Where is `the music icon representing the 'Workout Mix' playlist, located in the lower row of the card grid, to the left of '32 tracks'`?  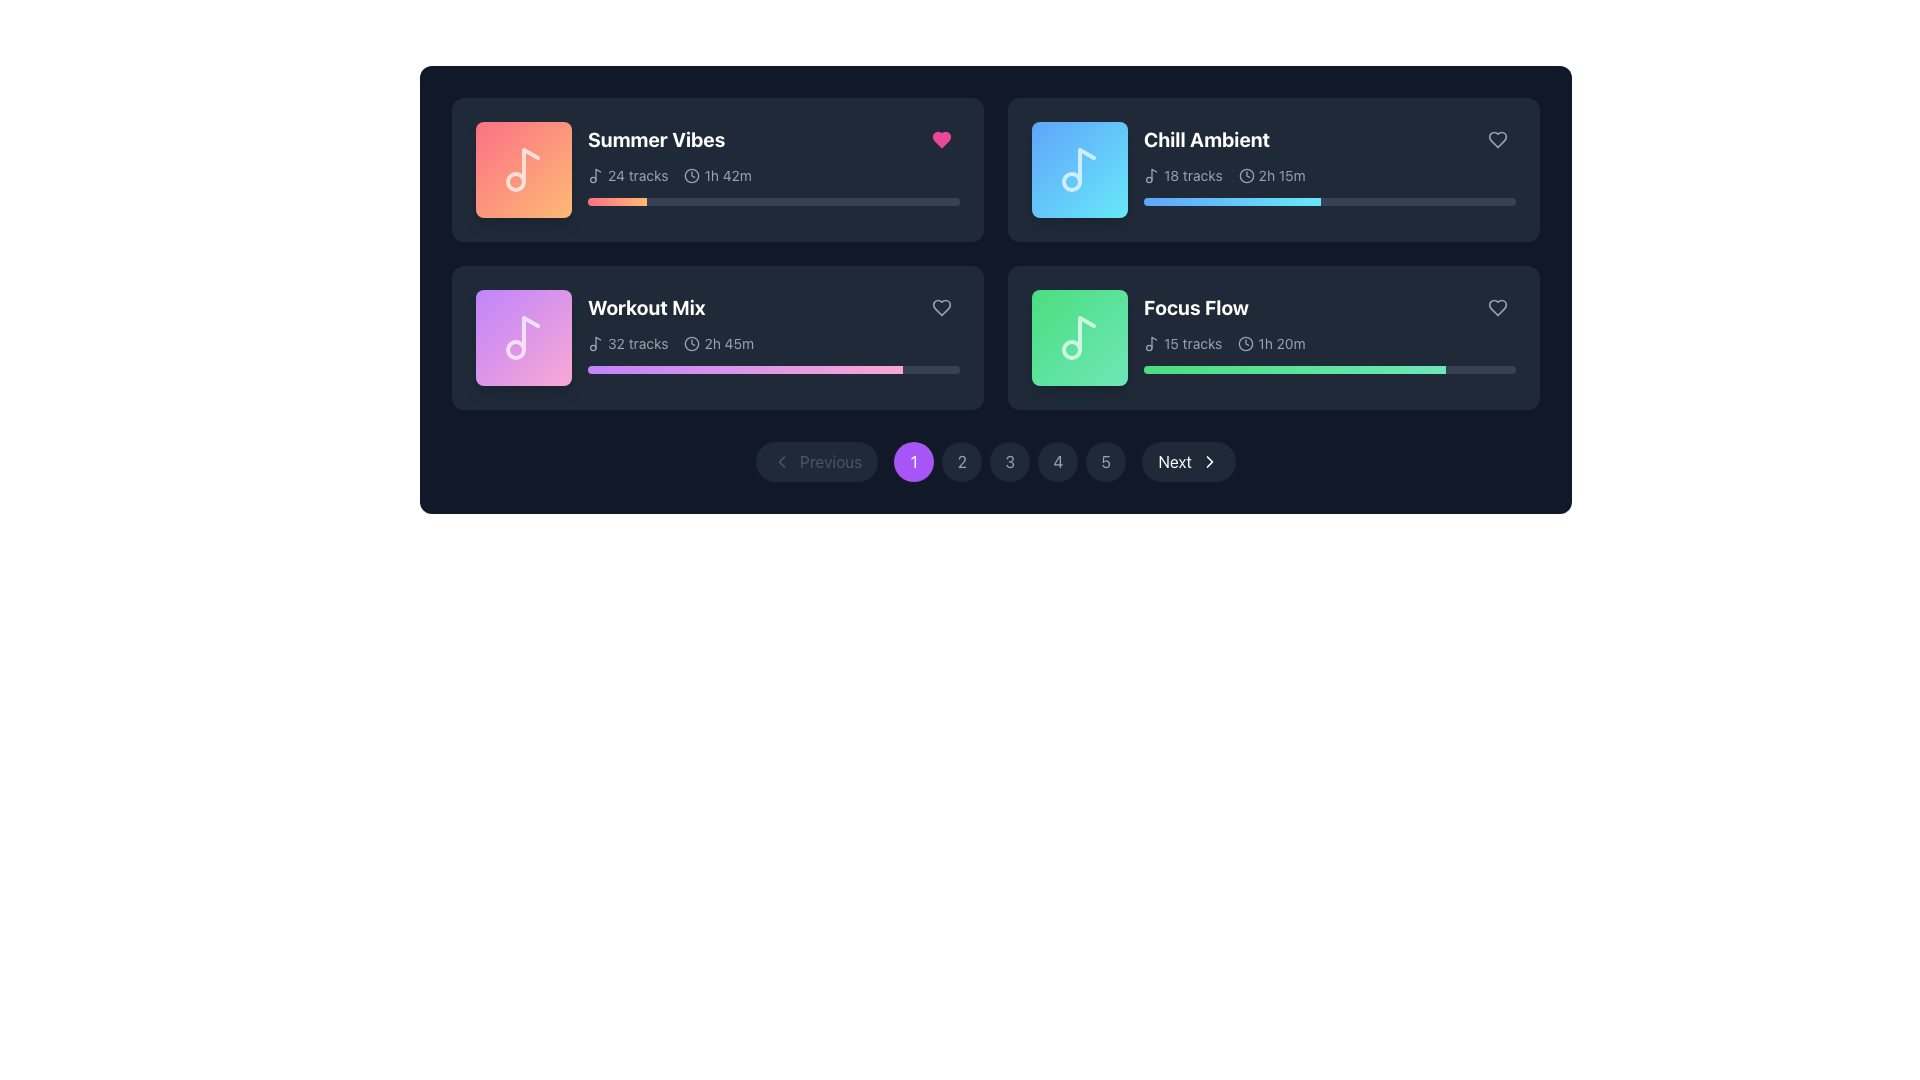 the music icon representing the 'Workout Mix' playlist, located in the lower row of the card grid, to the left of '32 tracks' is located at coordinates (594, 342).